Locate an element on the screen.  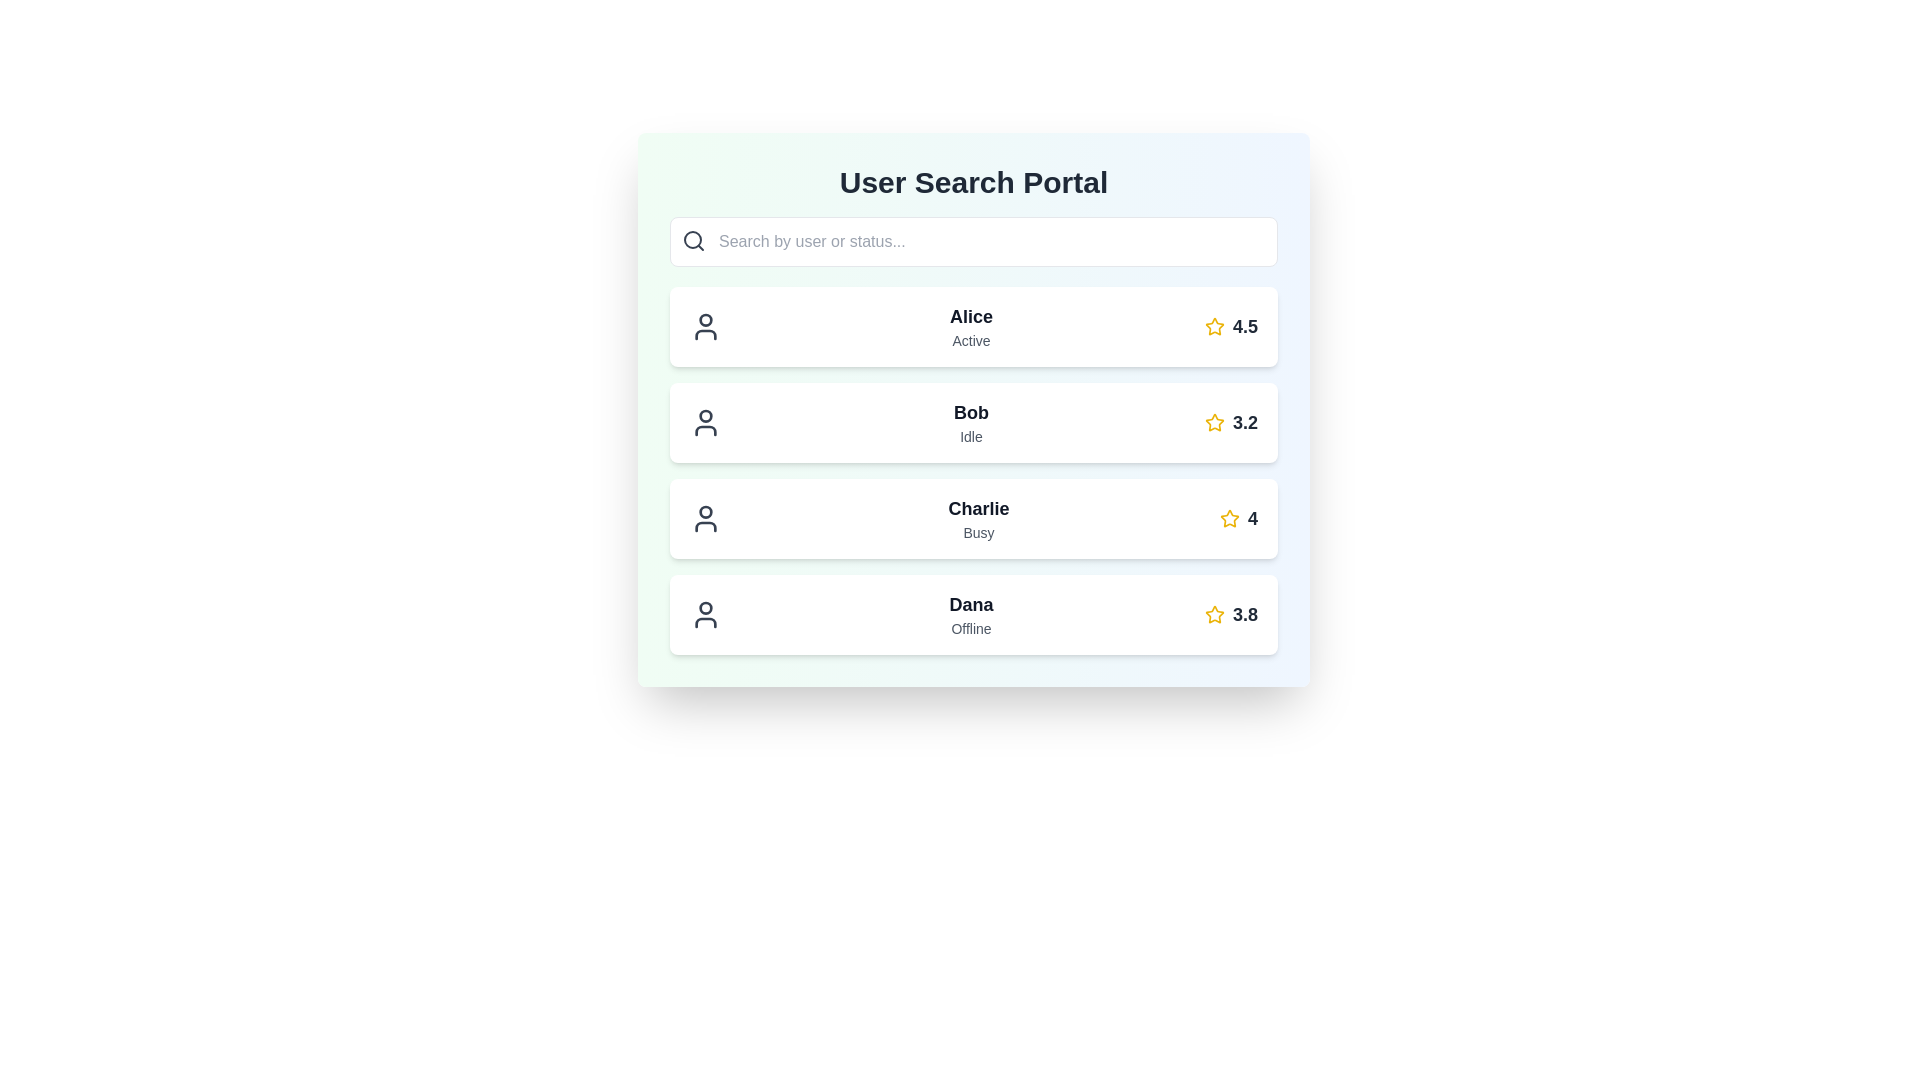
the small textual label reading 'Busy', which is positioned directly beneath the text 'Charlie' in the user list is located at coordinates (979, 531).